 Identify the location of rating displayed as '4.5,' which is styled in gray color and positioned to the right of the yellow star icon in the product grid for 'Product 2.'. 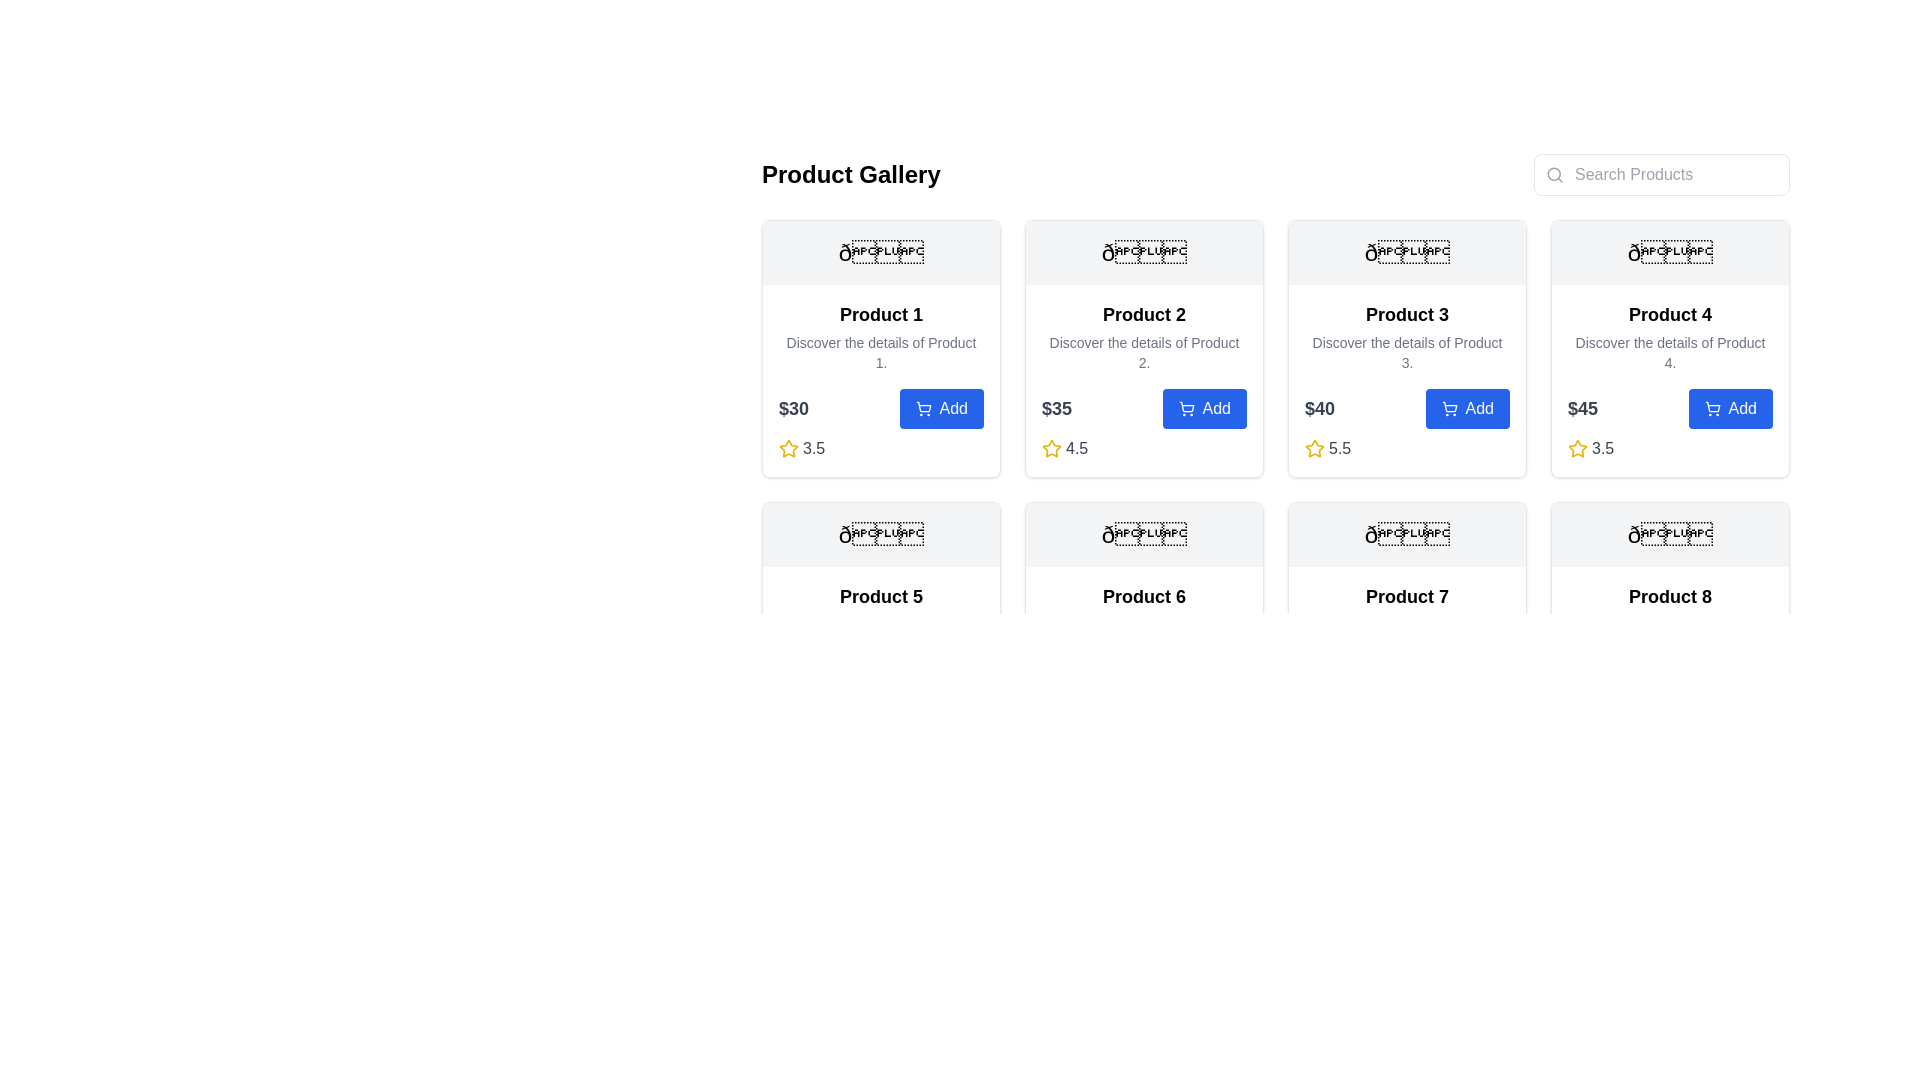
(1076, 447).